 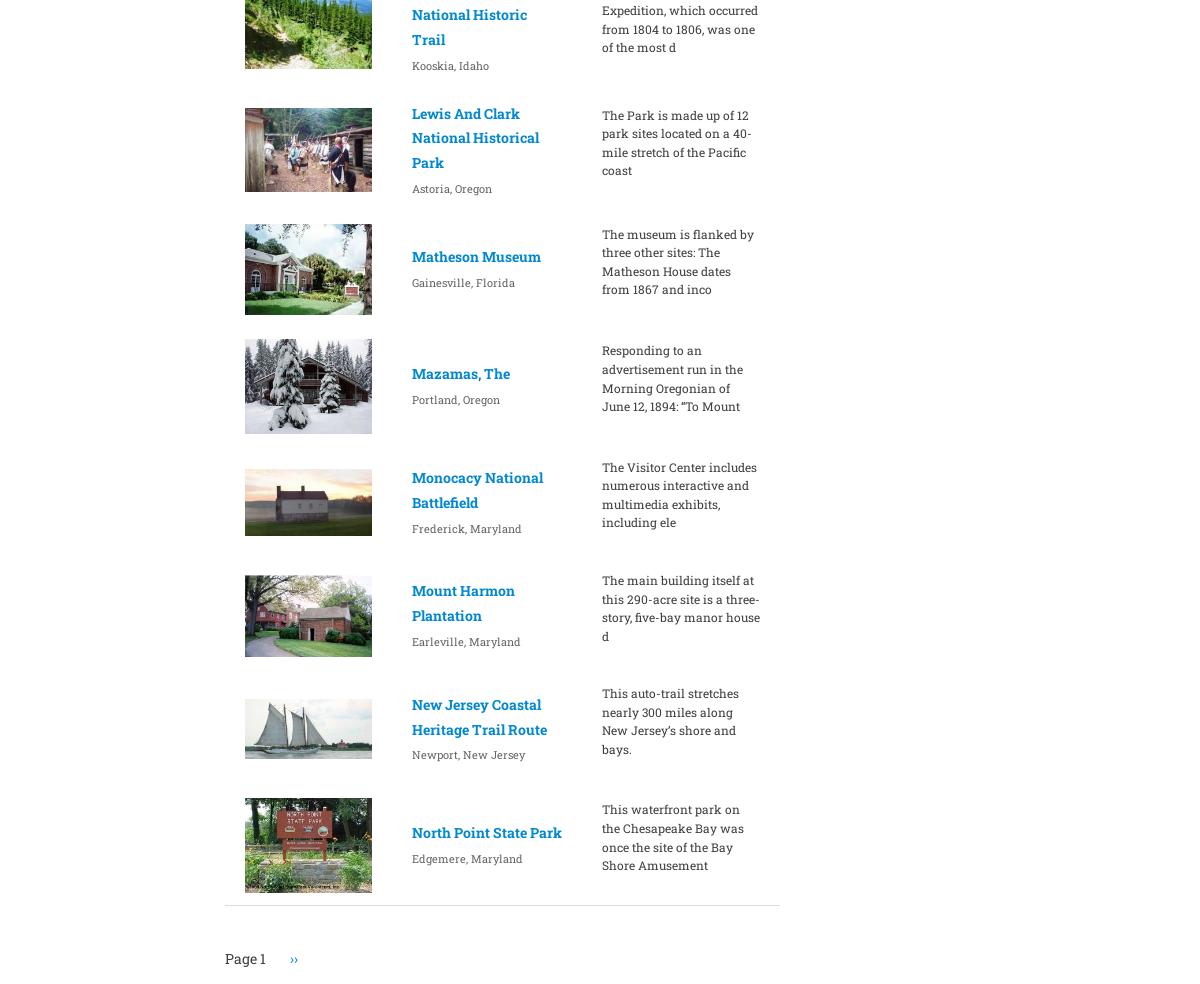 What do you see at coordinates (464, 526) in the screenshot?
I see `'Frederick, Maryland'` at bounding box center [464, 526].